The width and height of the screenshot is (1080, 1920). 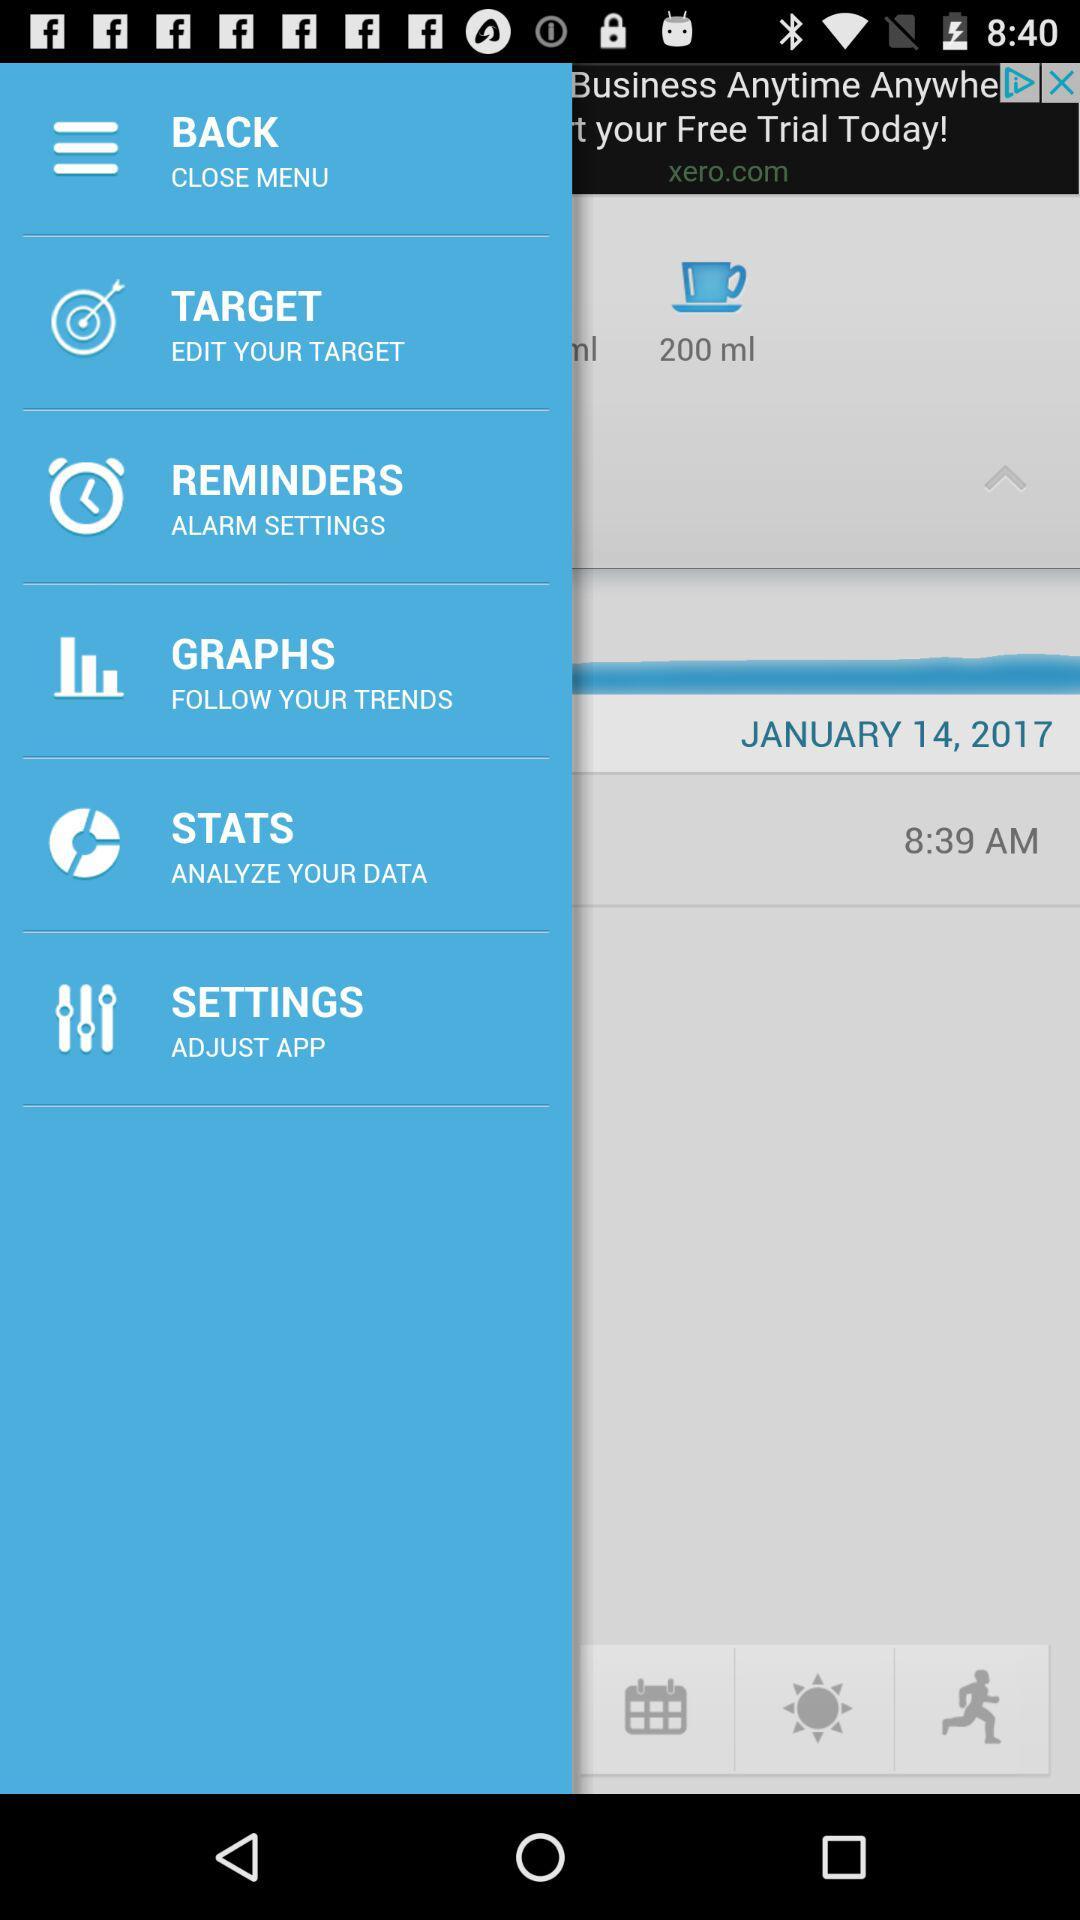 I want to click on the weather icon, so click(x=814, y=1826).